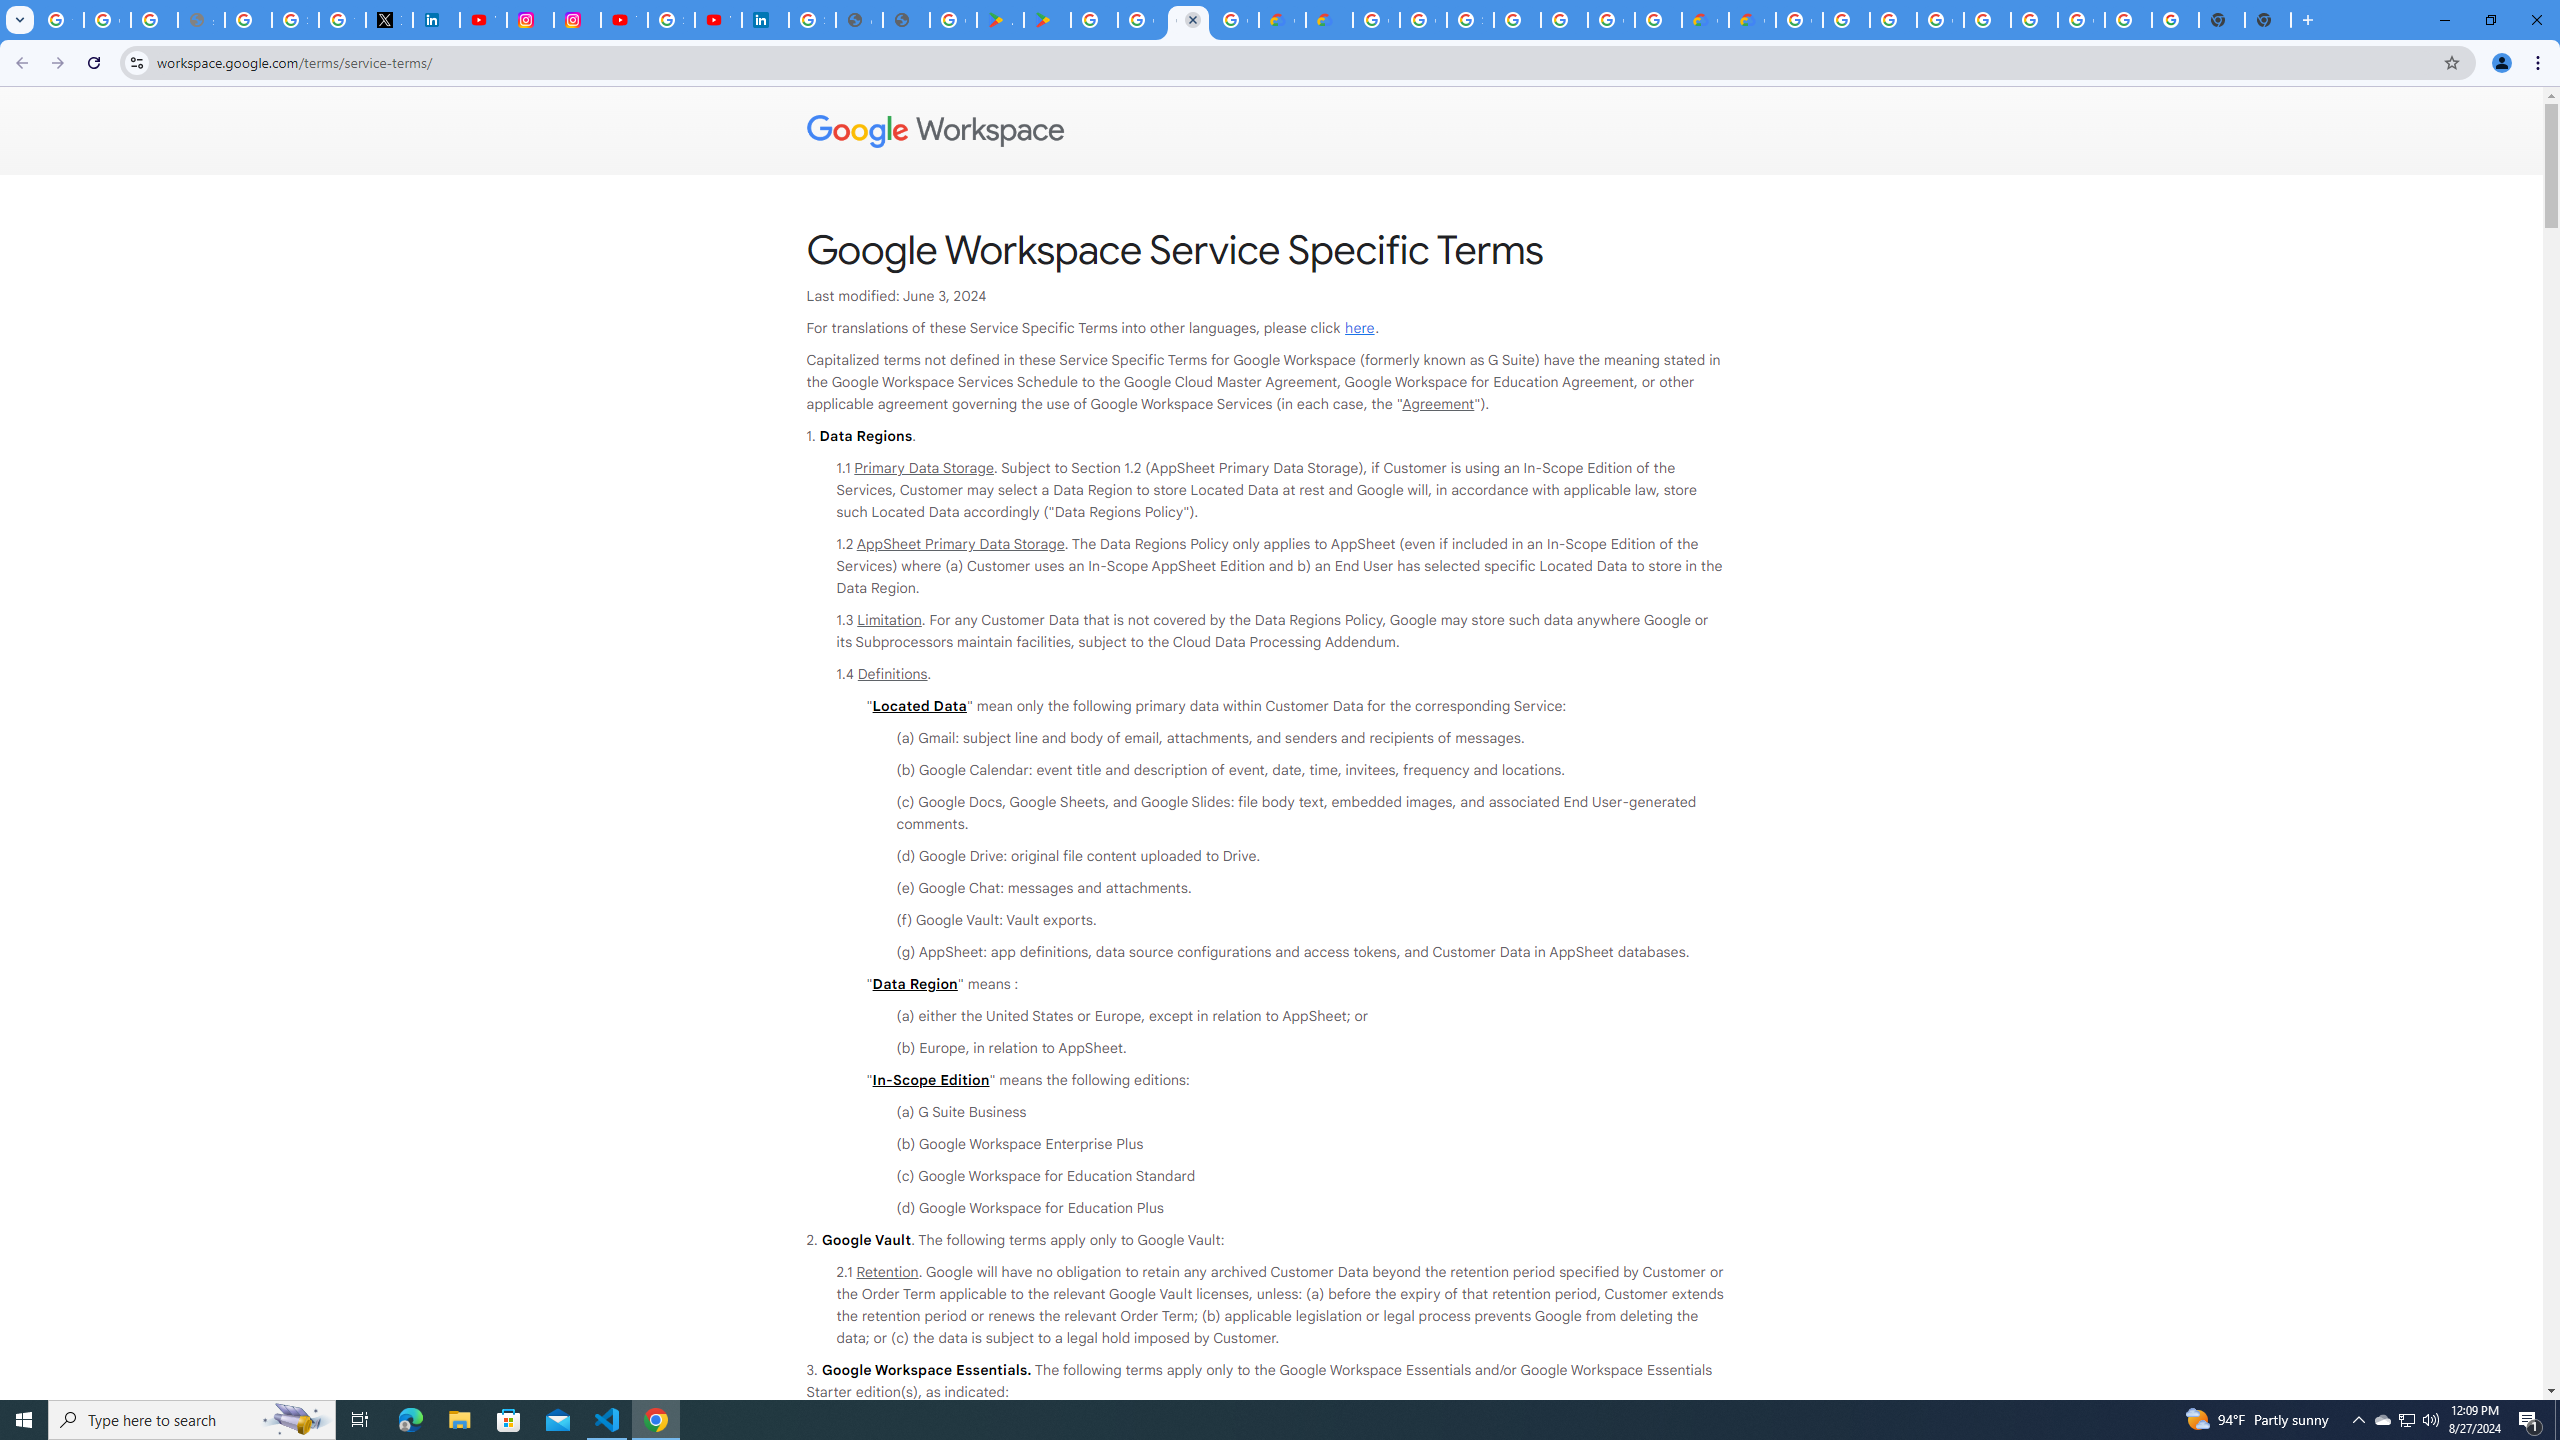  I want to click on 'Google Workspace - Specific Terms', so click(1189, 19).